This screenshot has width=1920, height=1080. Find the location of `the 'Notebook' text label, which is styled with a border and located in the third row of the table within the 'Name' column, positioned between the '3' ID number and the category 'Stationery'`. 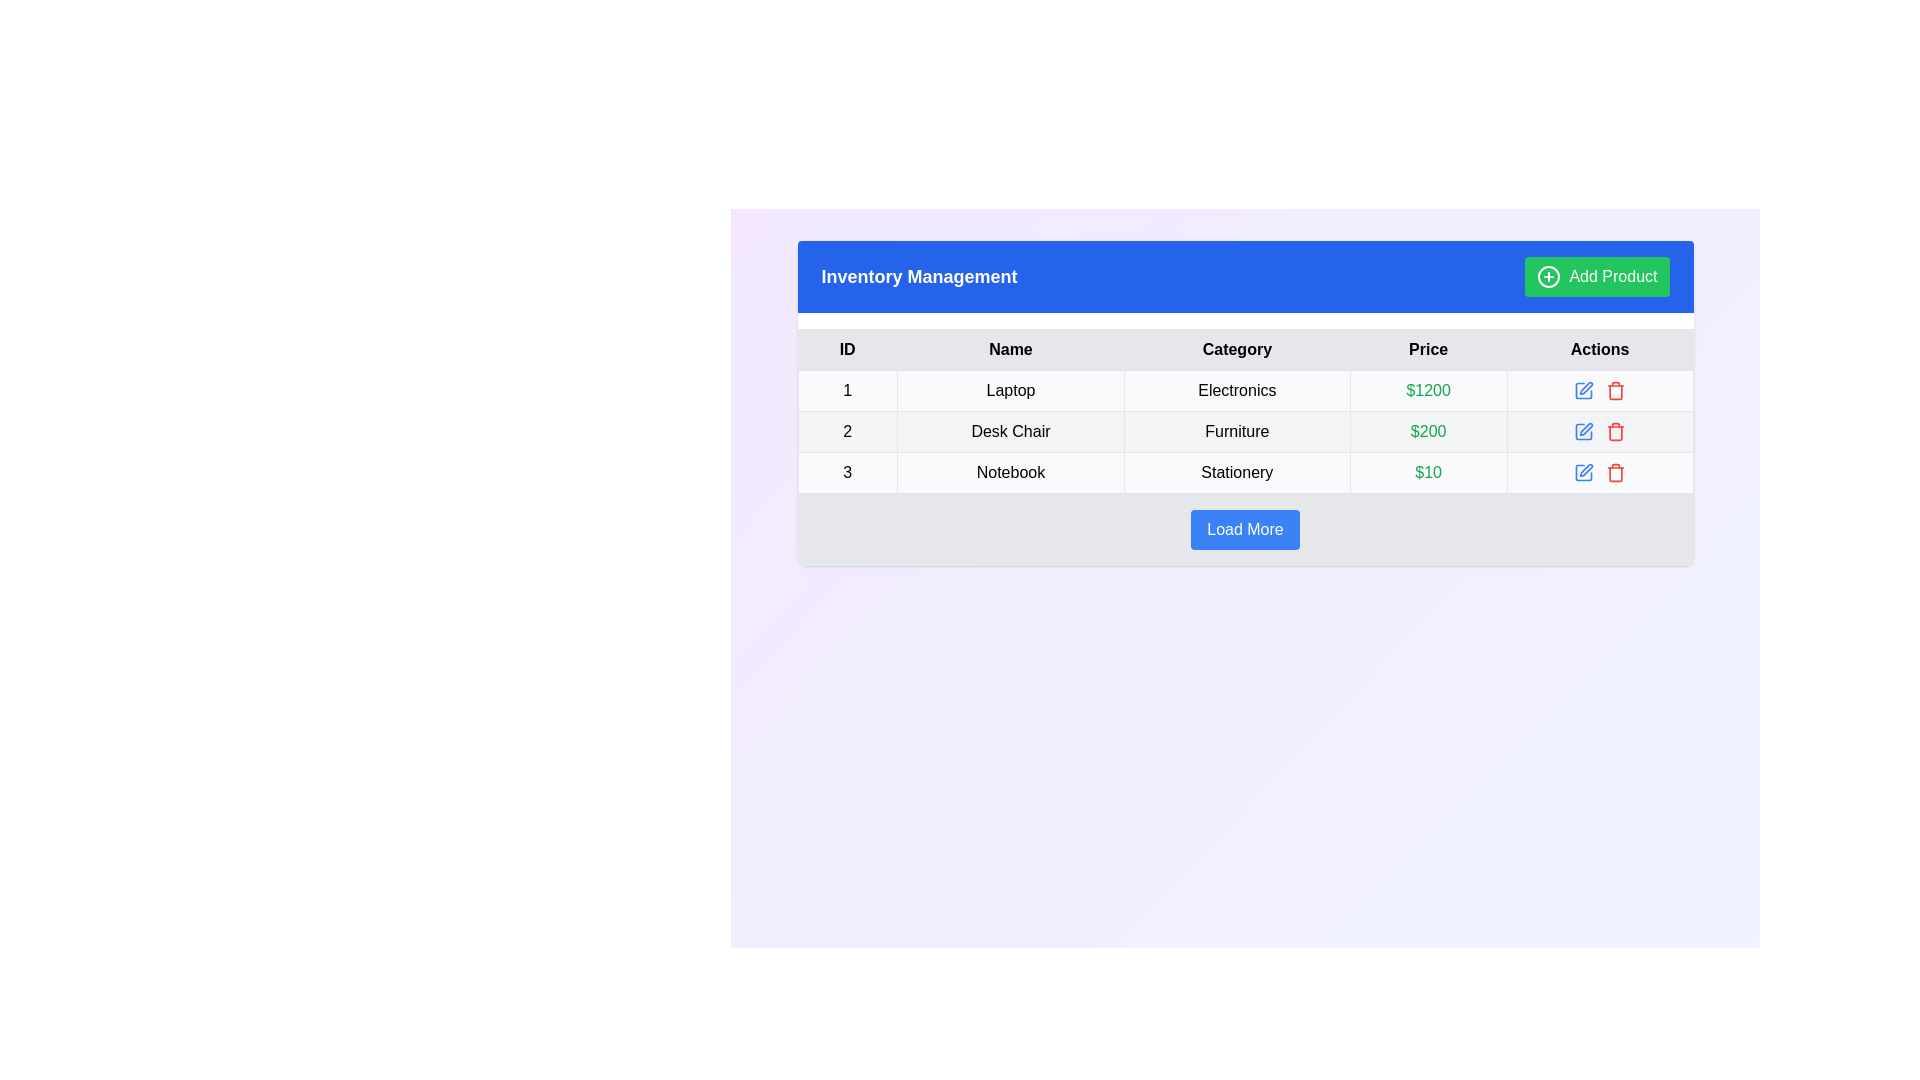

the 'Notebook' text label, which is styled with a border and located in the third row of the table within the 'Name' column, positioned between the '3' ID number and the category 'Stationery' is located at coordinates (1010, 473).